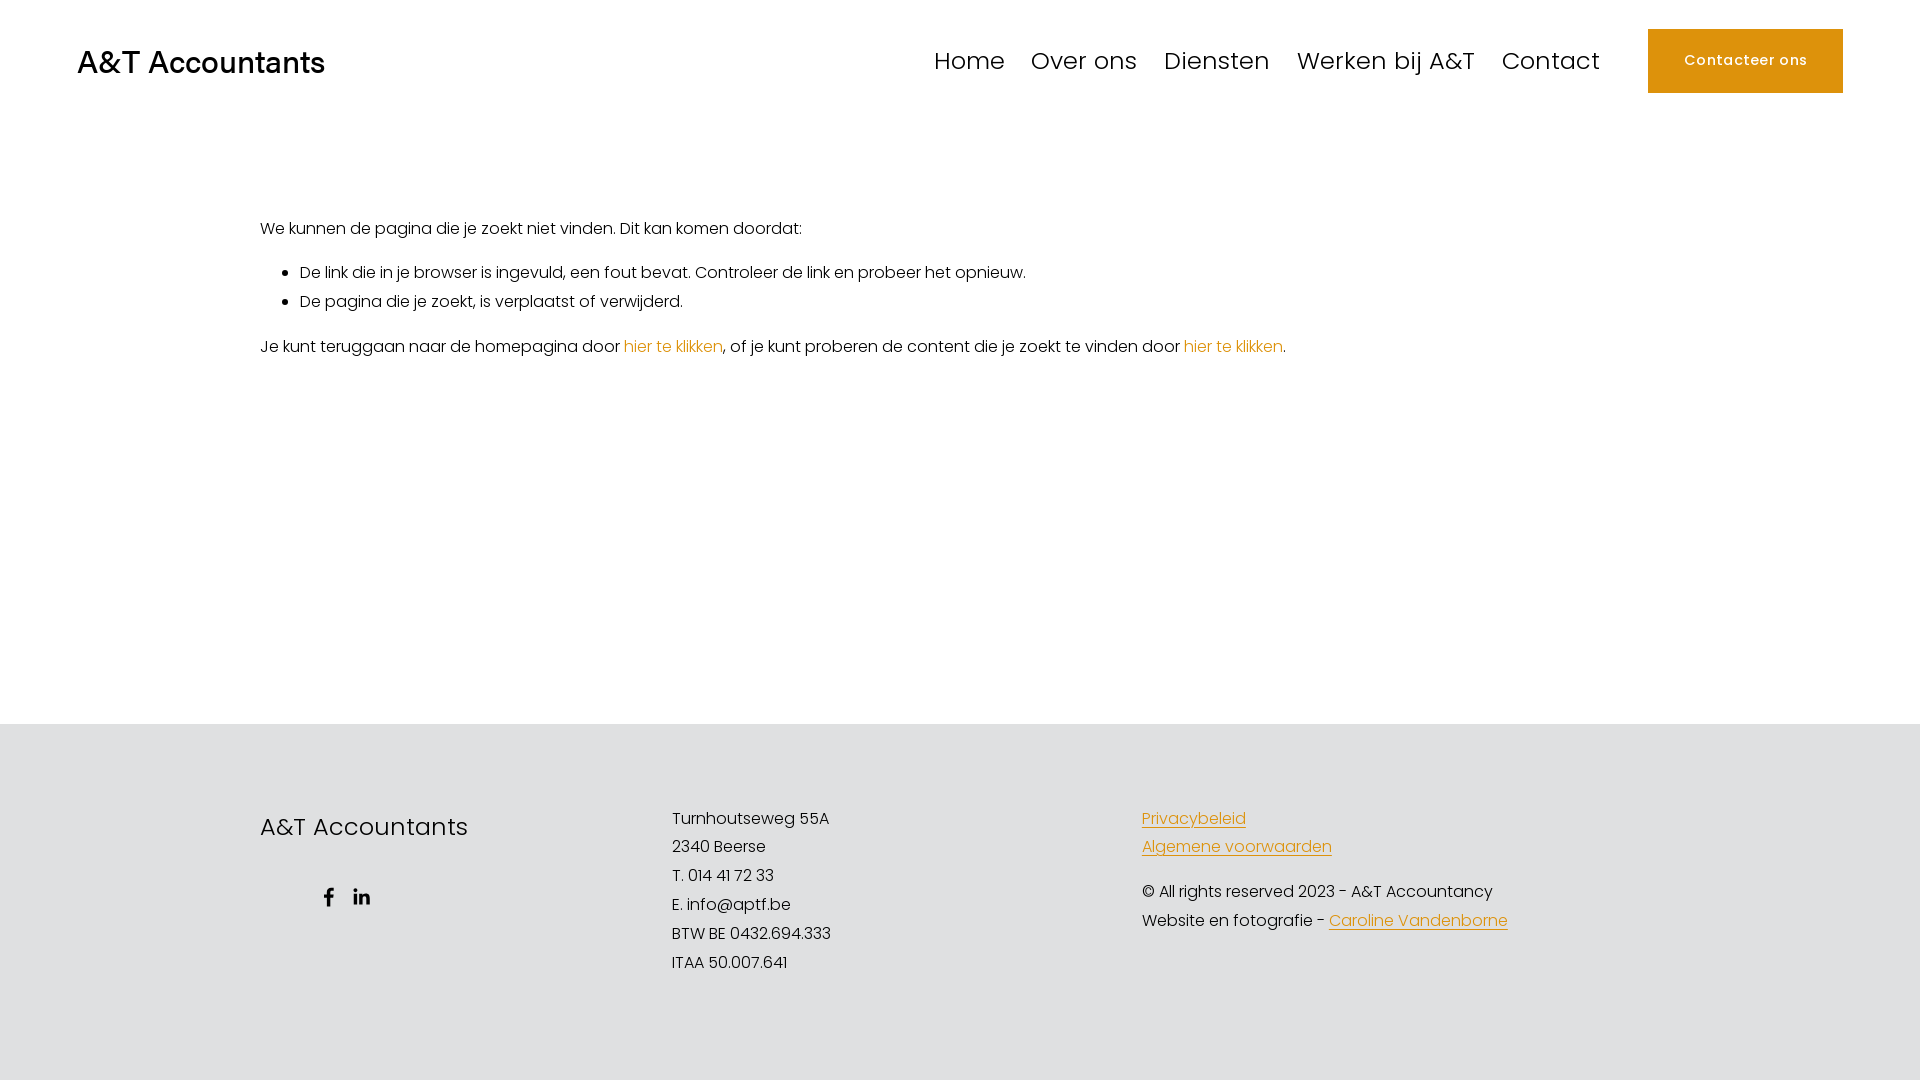 Image resolution: width=1920 pixels, height=1080 pixels. I want to click on 'Caroline Vandenborne', so click(1329, 921).